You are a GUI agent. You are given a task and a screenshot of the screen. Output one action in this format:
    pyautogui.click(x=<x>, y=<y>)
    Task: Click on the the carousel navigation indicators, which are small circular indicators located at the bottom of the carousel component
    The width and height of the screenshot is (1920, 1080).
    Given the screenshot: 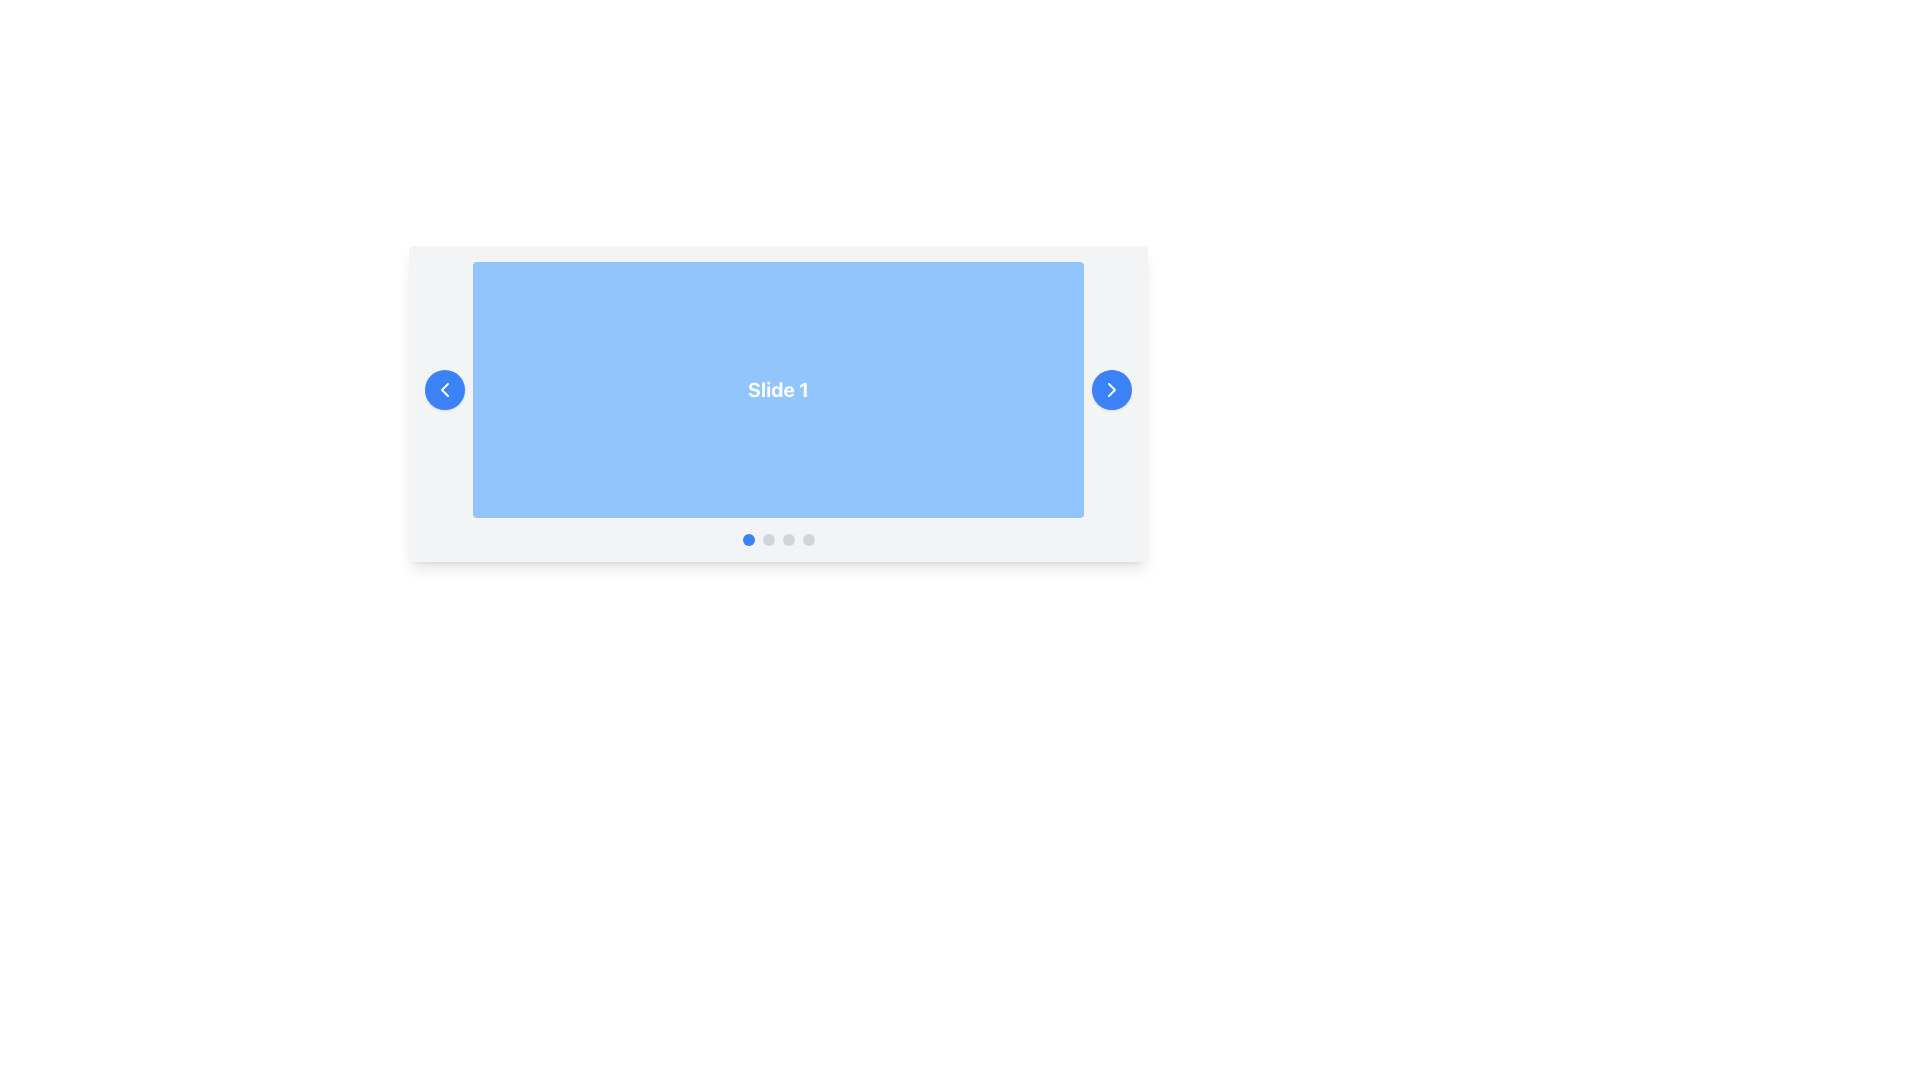 What is the action you would take?
    pyautogui.click(x=777, y=540)
    